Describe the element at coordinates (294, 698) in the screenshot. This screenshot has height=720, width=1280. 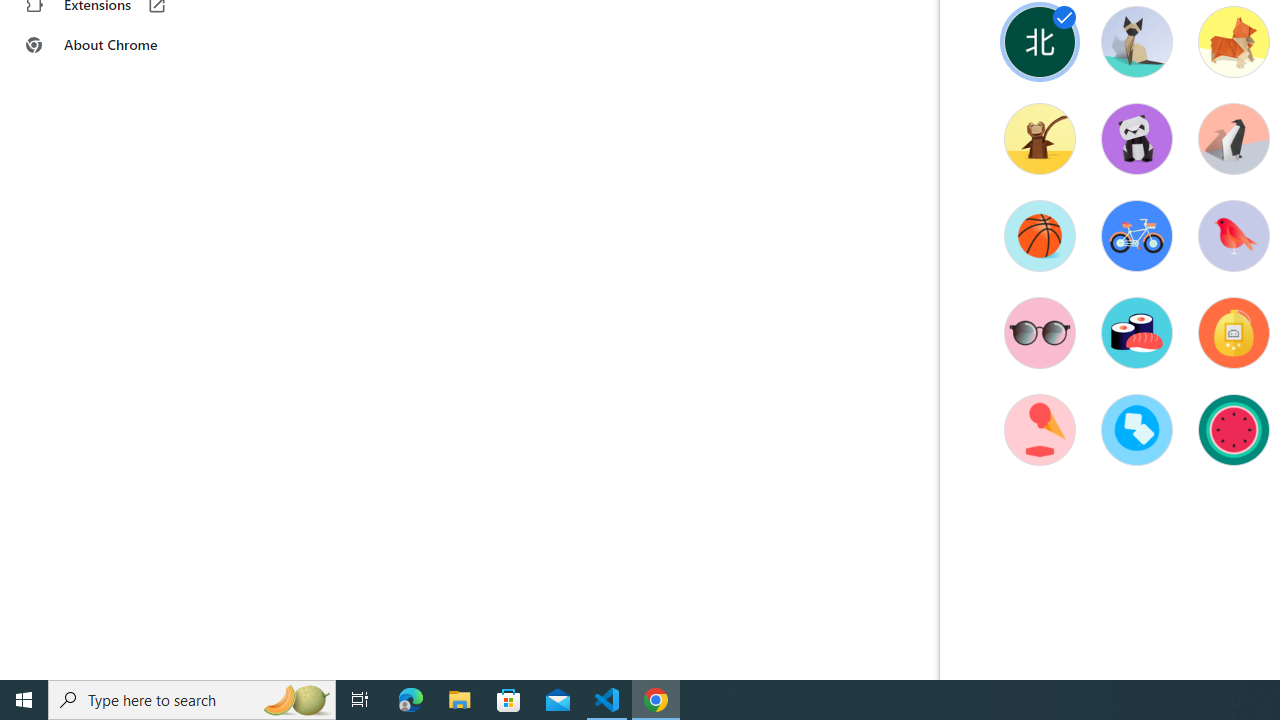
I see `'Search highlights icon opens search home window'` at that location.